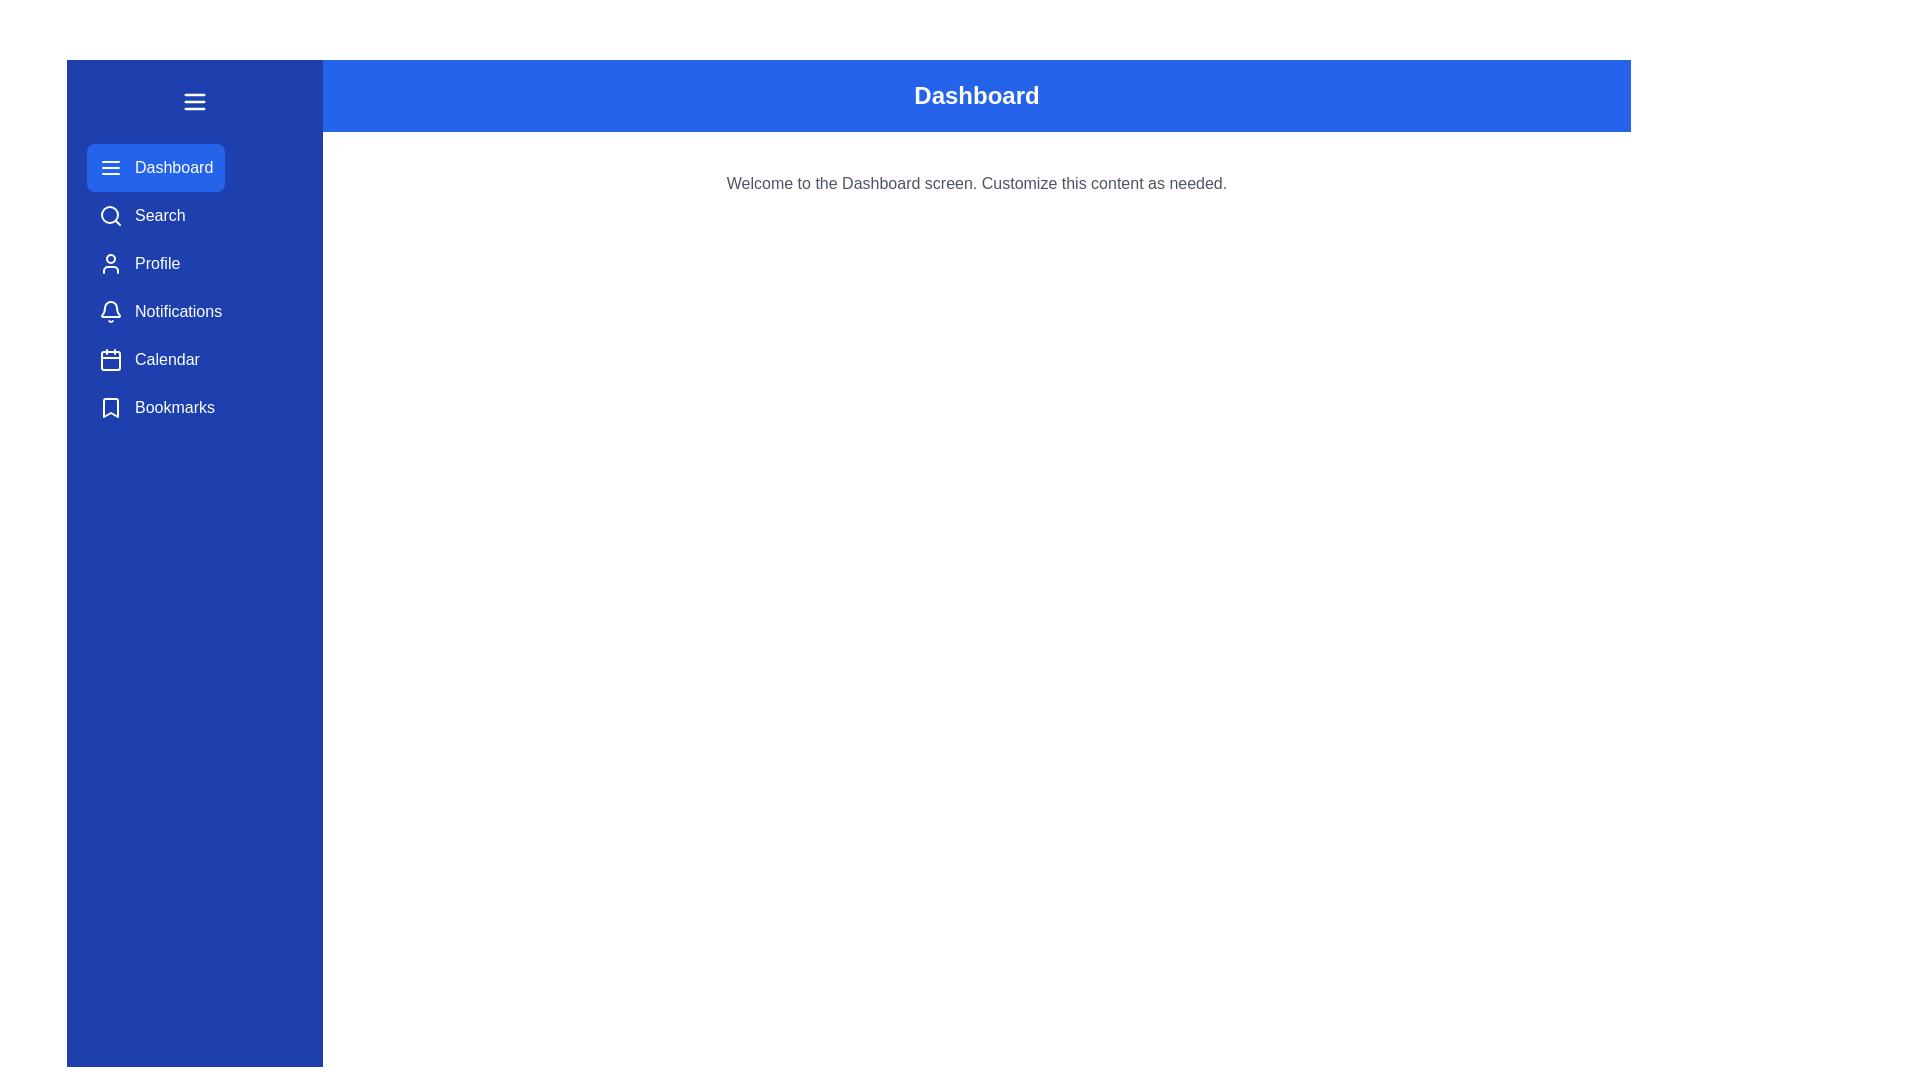 This screenshot has width=1920, height=1080. I want to click on 'Calendar' text label located in the left vertical navigation bar, which is the fifth entry among other navigation items, so click(167, 358).